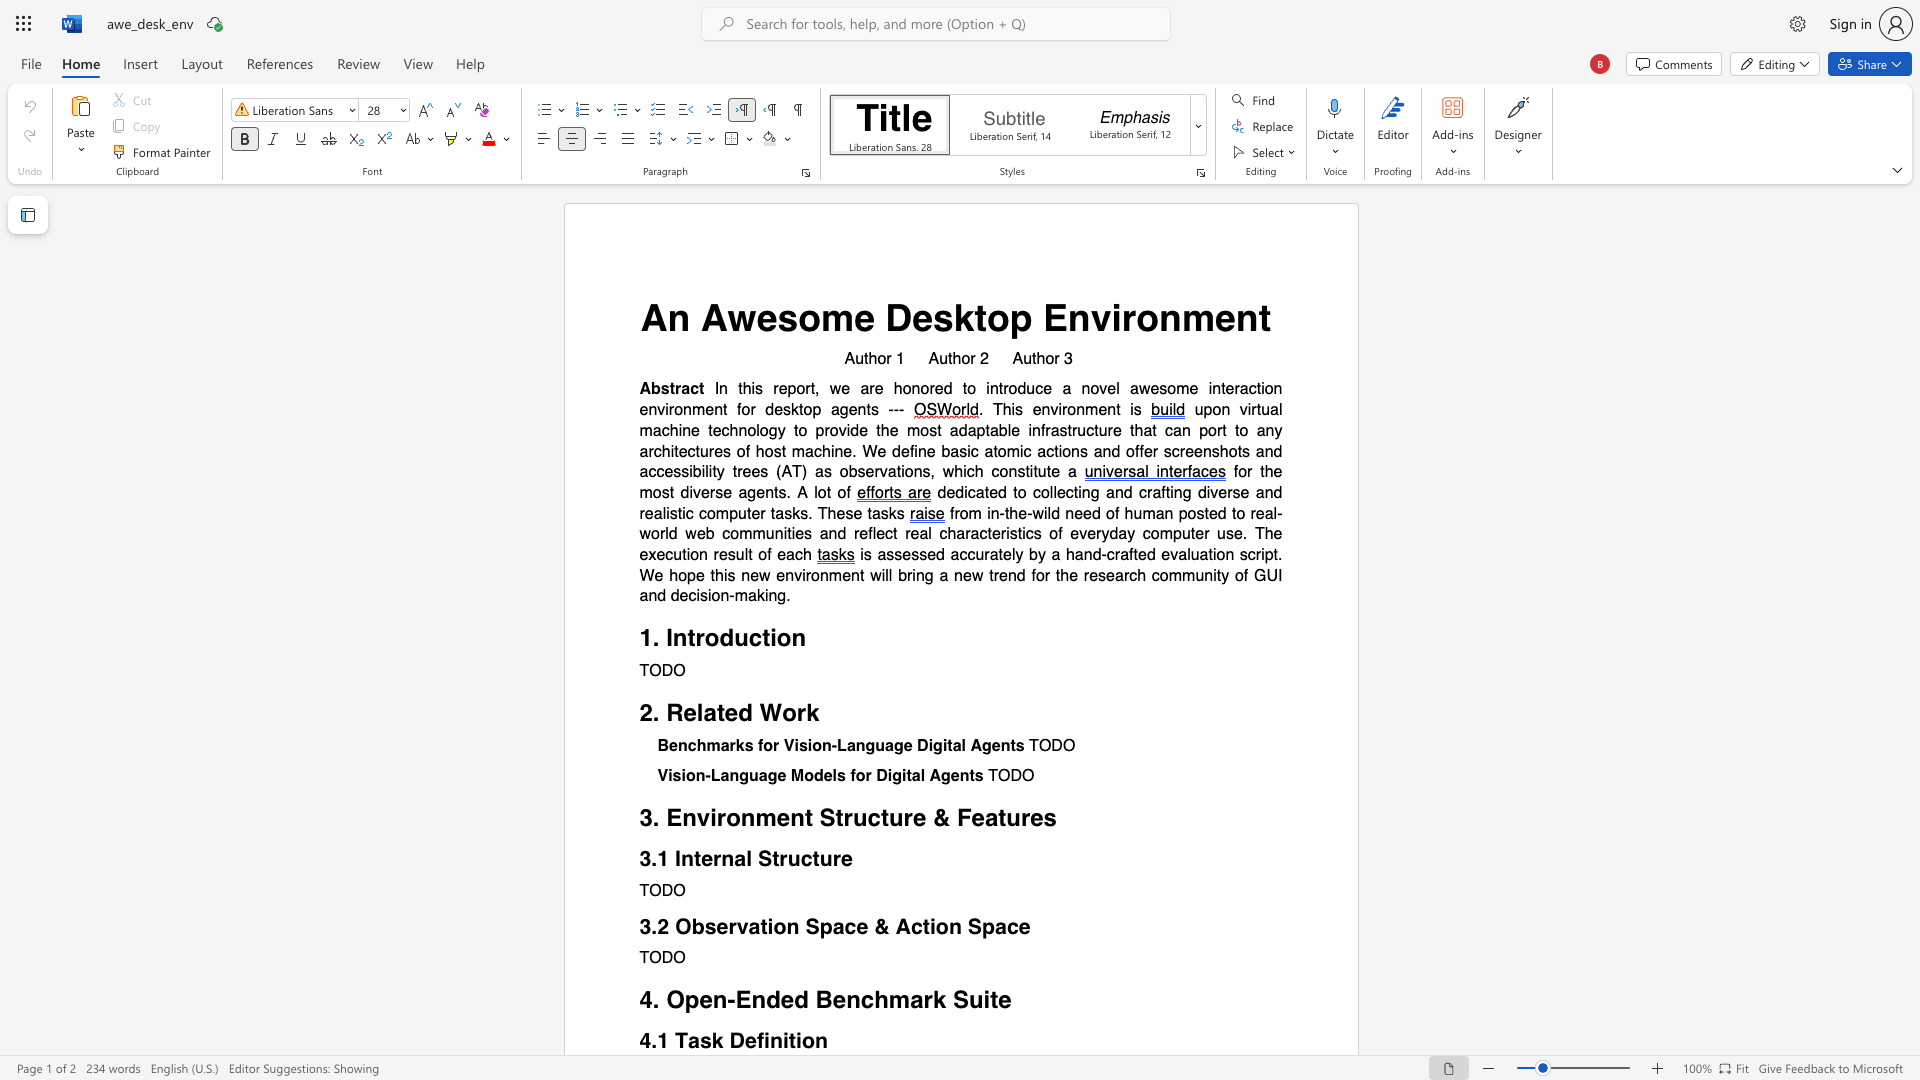  Describe the element at coordinates (1134, 389) in the screenshot. I see `the 3th character "a" in the text` at that location.